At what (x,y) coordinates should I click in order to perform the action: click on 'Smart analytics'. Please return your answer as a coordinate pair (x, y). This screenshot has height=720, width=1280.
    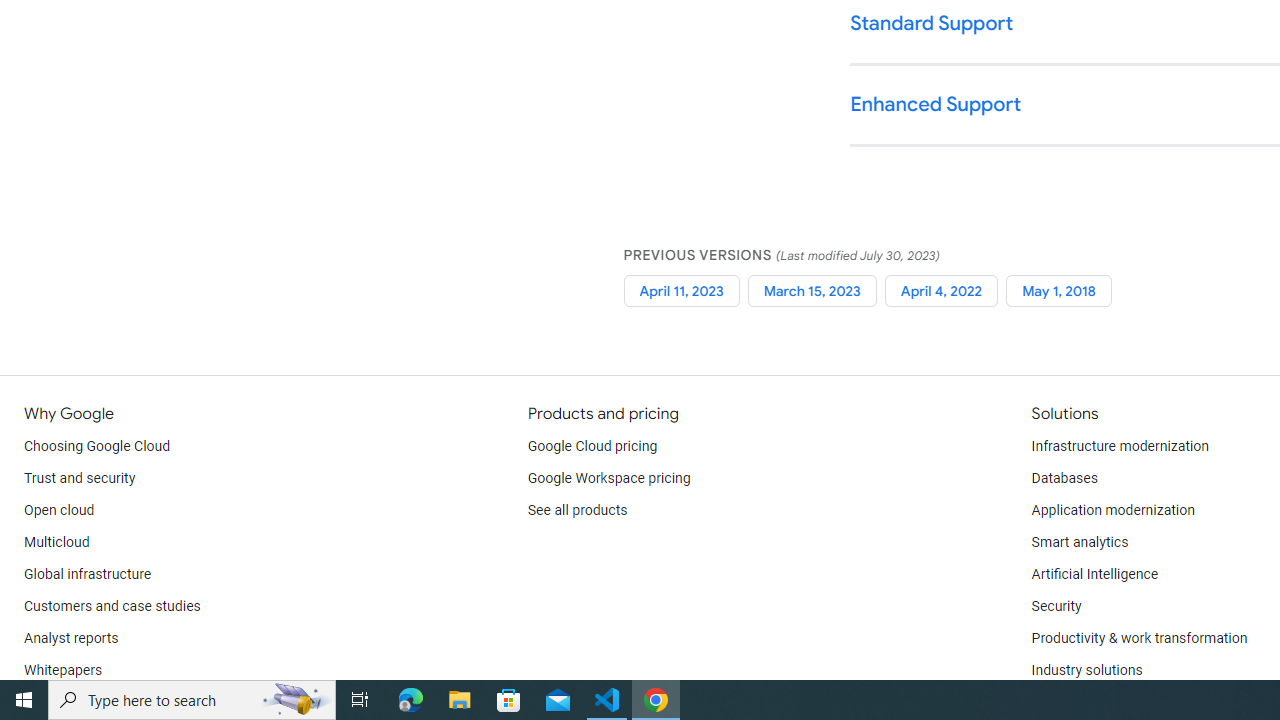
    Looking at the image, I should click on (1078, 542).